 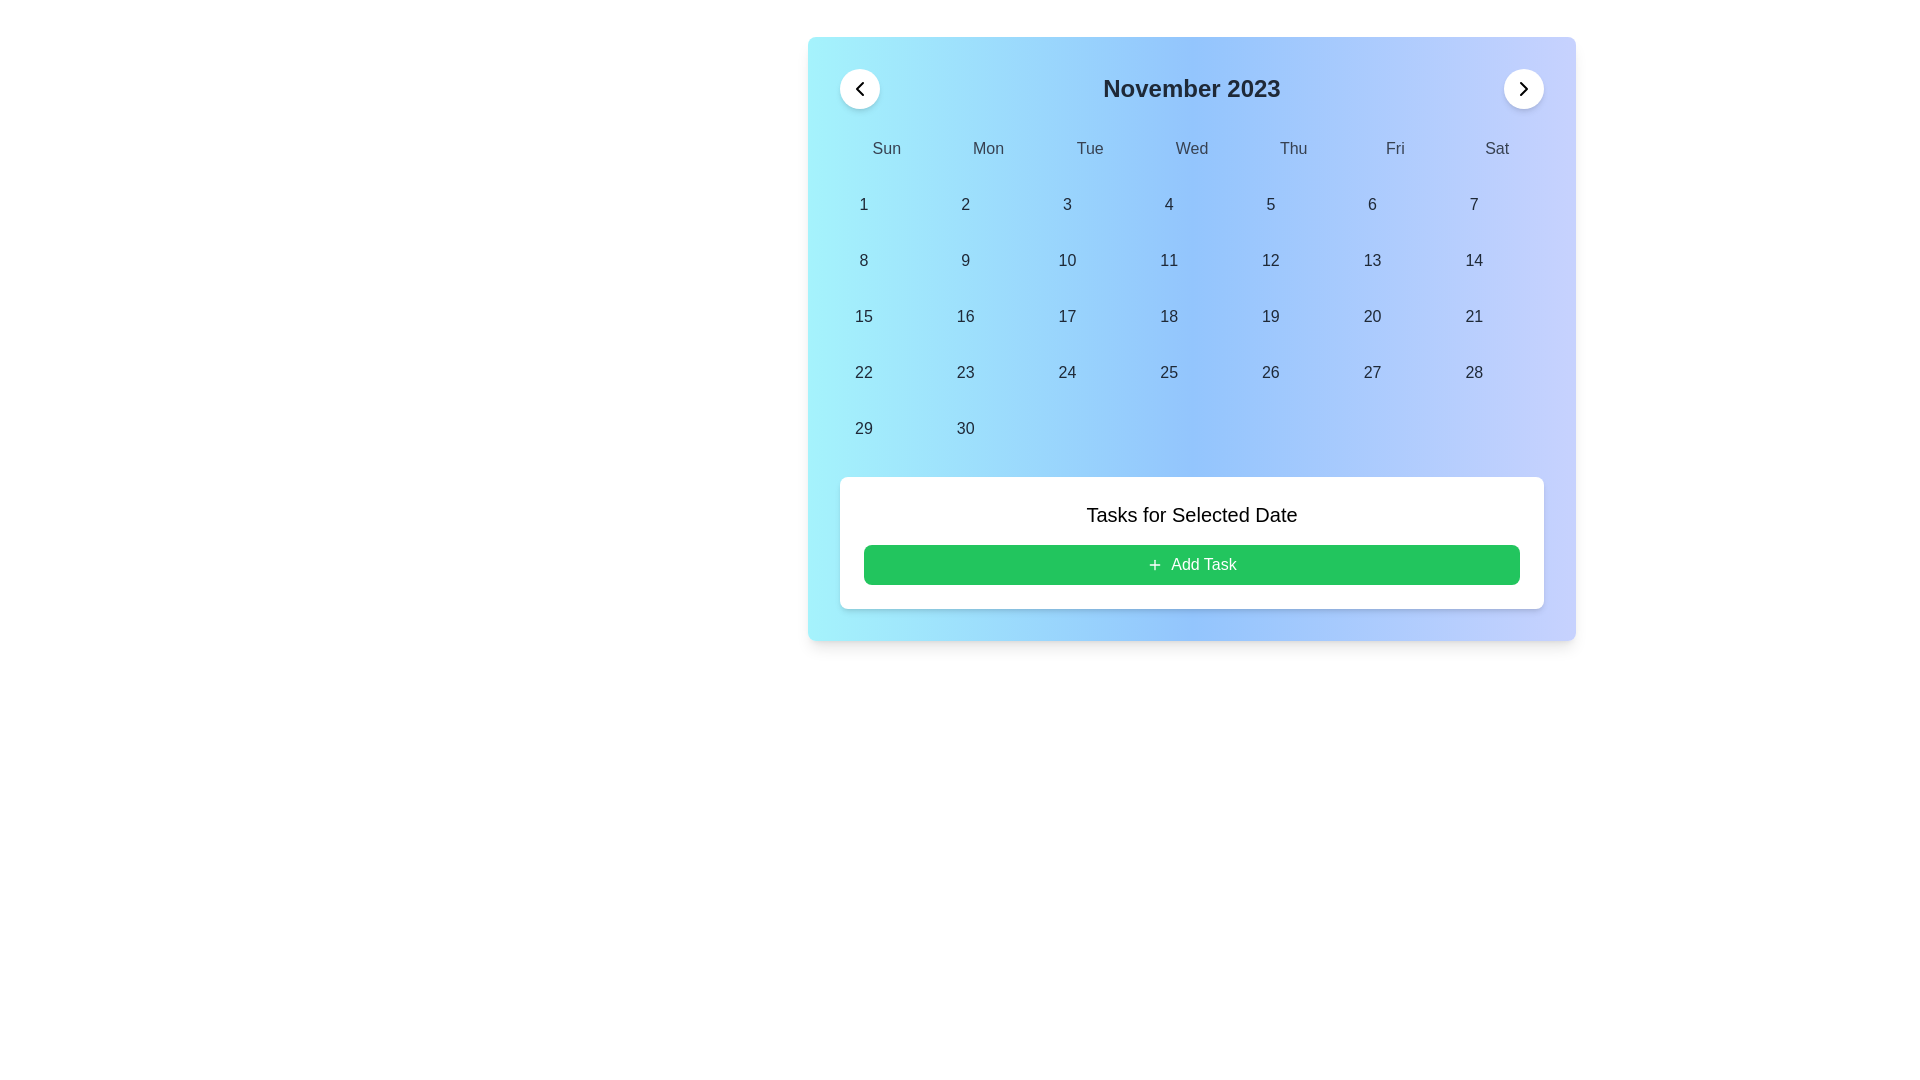 What do you see at coordinates (1269, 204) in the screenshot?
I see `the rectangular button with the number '5'` at bounding box center [1269, 204].